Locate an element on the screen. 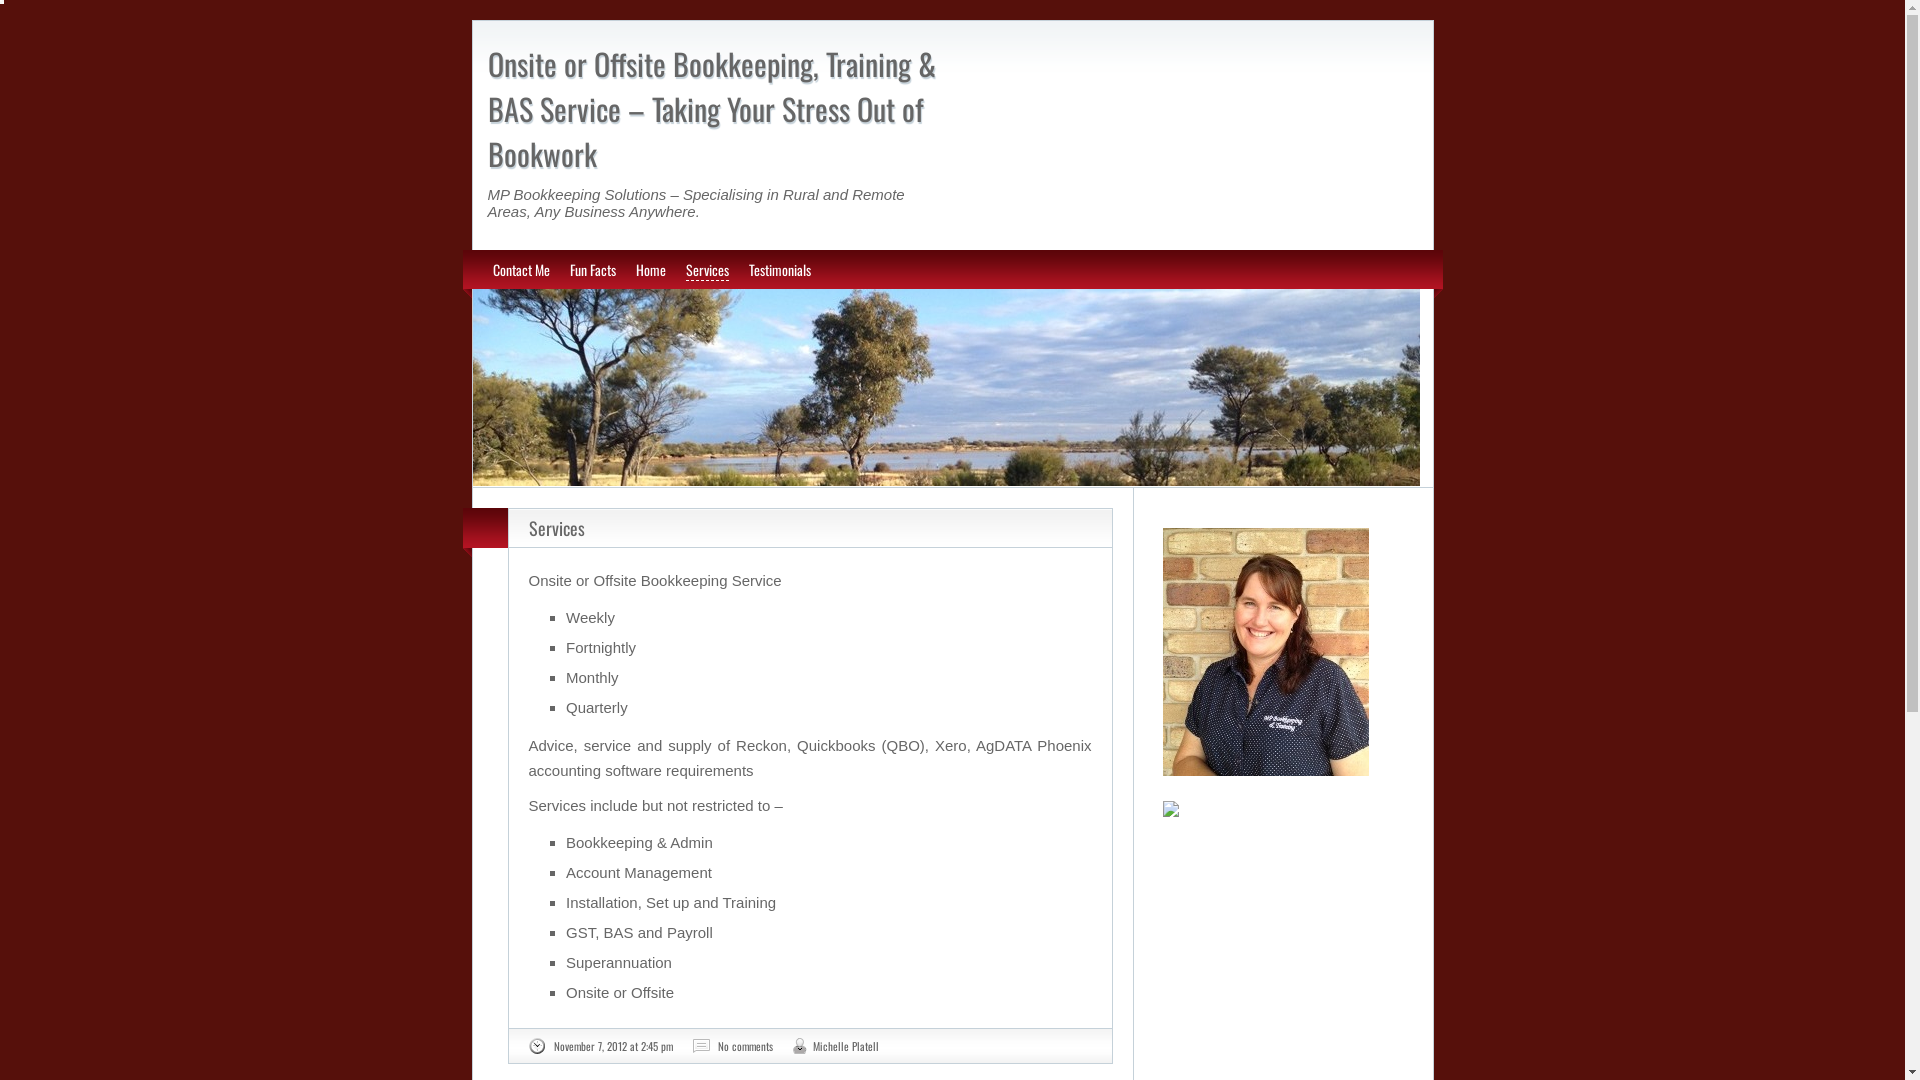  'Fun Facts' is located at coordinates (592, 268).